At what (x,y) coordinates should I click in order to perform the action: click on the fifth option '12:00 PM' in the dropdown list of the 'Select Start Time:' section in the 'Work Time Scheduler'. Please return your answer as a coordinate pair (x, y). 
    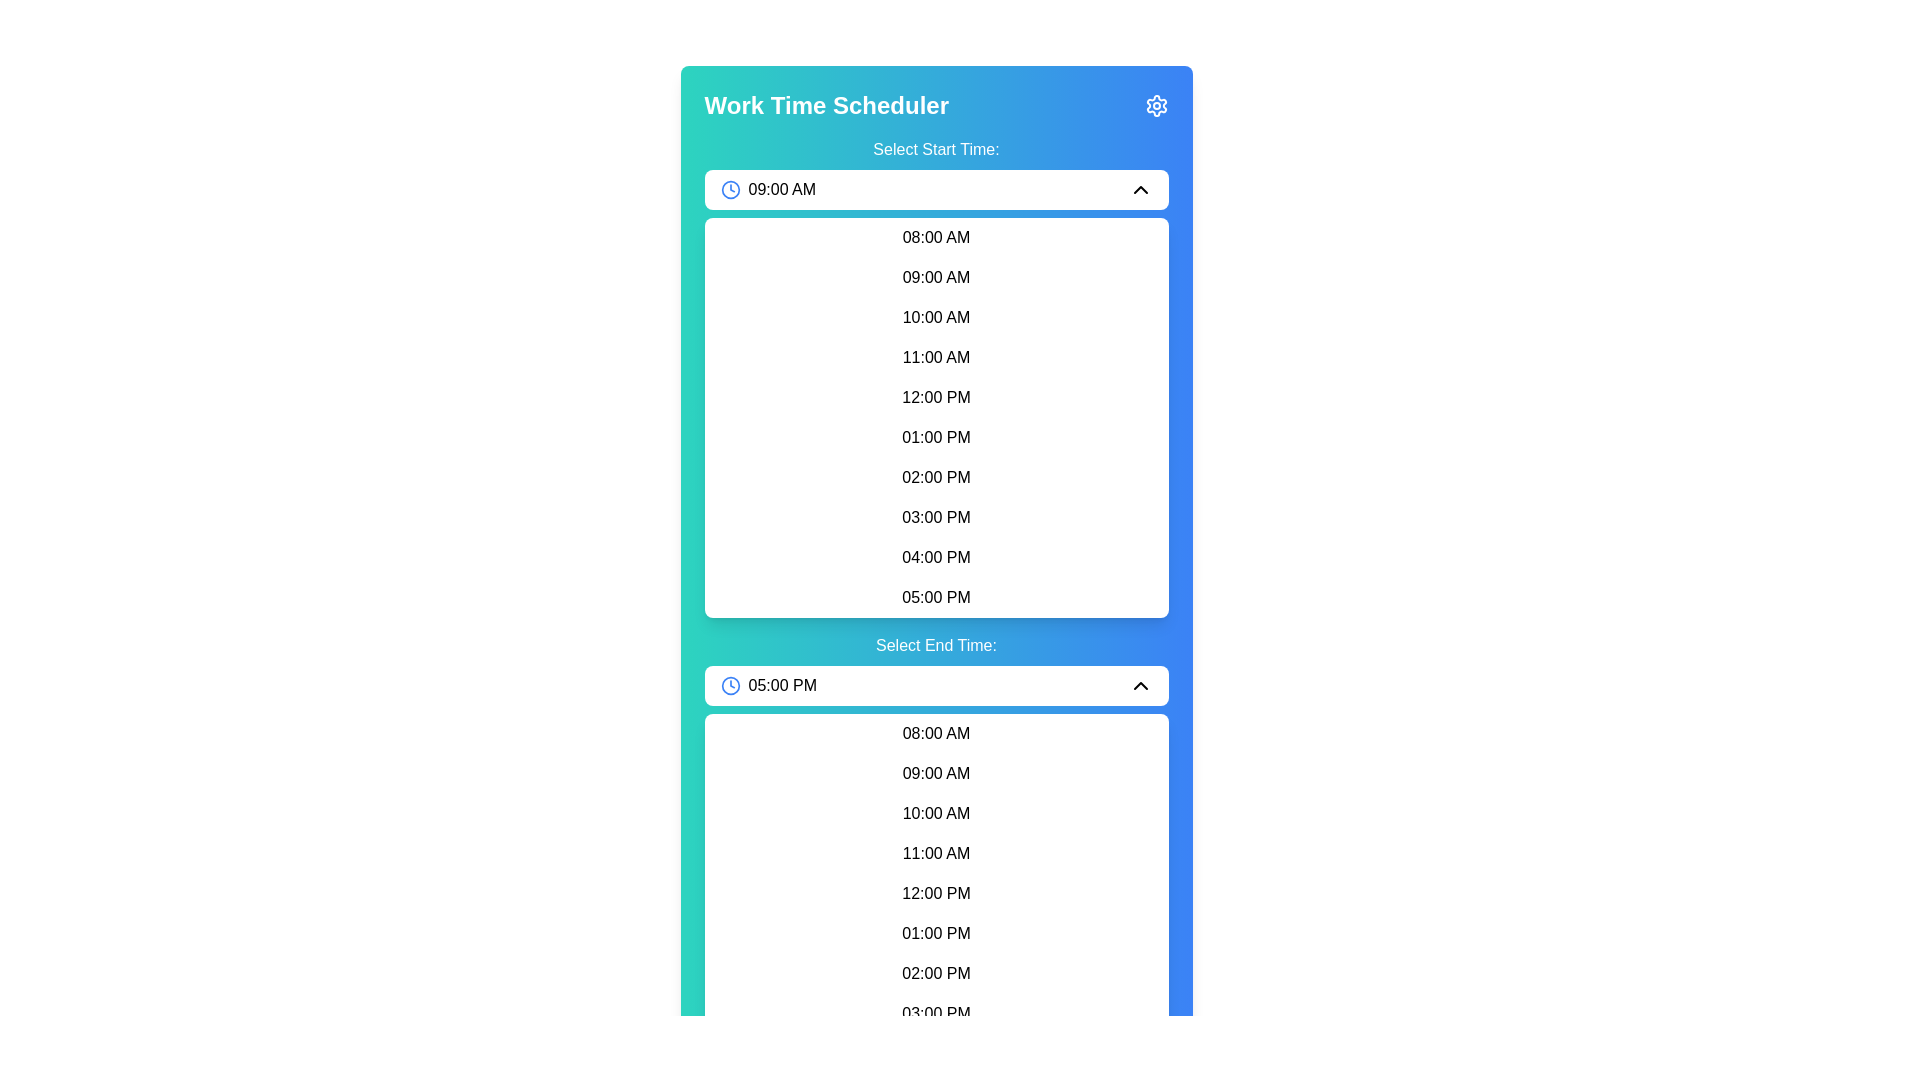
    Looking at the image, I should click on (935, 393).